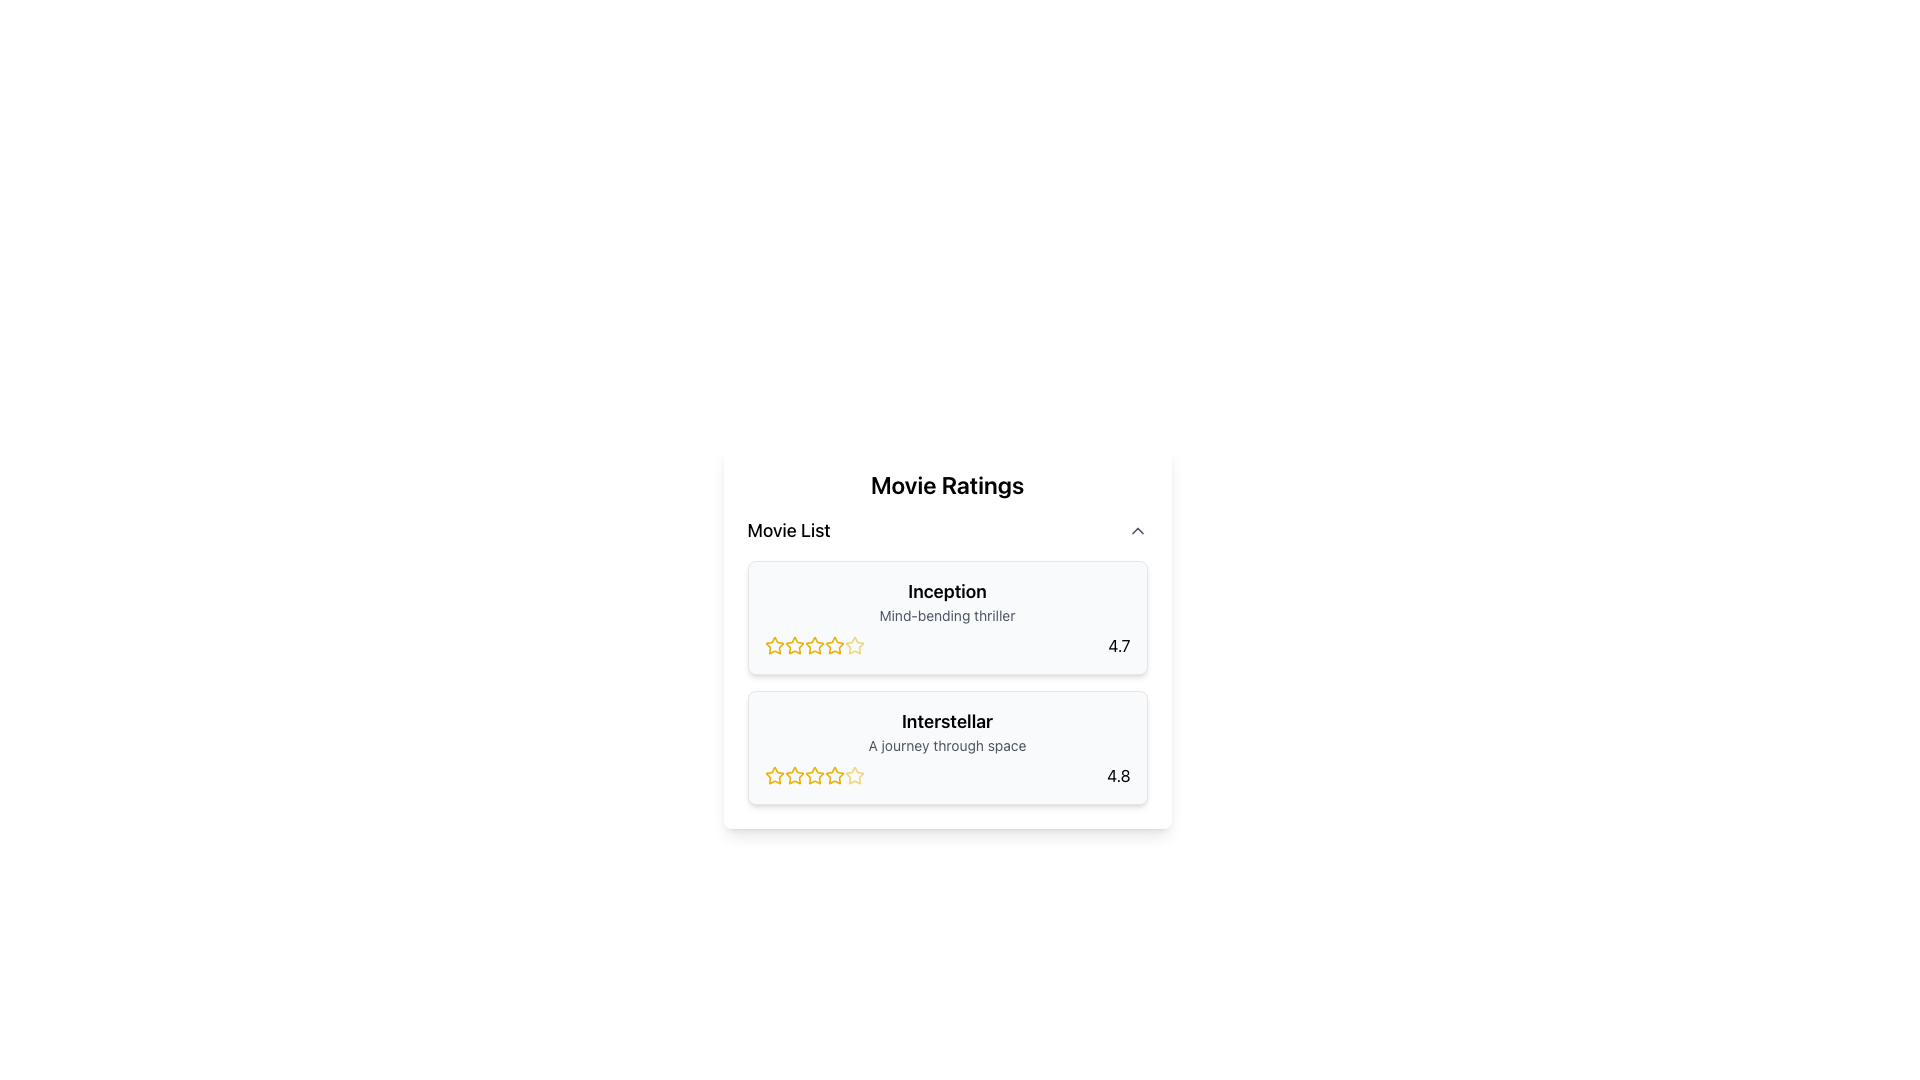 The height and width of the screenshot is (1080, 1920). What do you see at coordinates (946, 530) in the screenshot?
I see `the content of the Label or Dropdown Header located below the 'Movie Ratings' header and above the list of movies` at bounding box center [946, 530].